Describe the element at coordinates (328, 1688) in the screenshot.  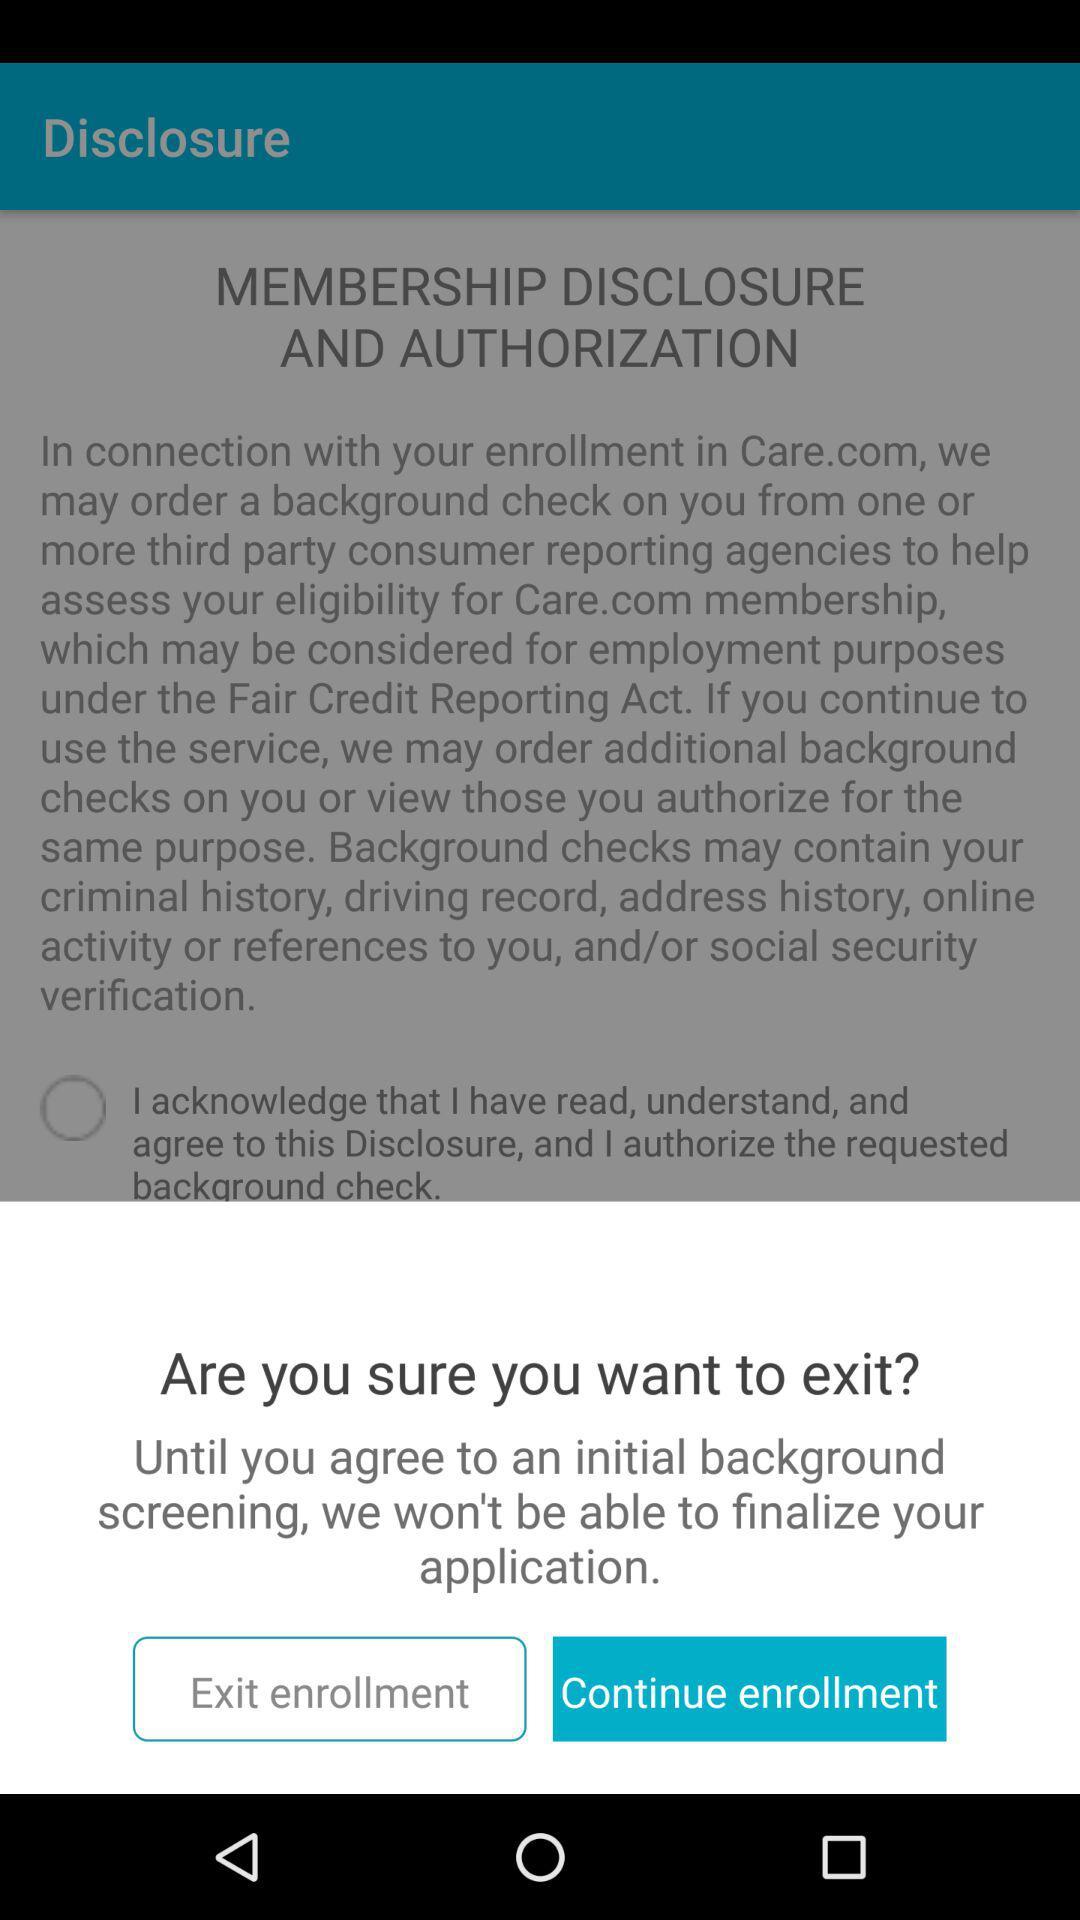
I see `exit enrollment item` at that location.